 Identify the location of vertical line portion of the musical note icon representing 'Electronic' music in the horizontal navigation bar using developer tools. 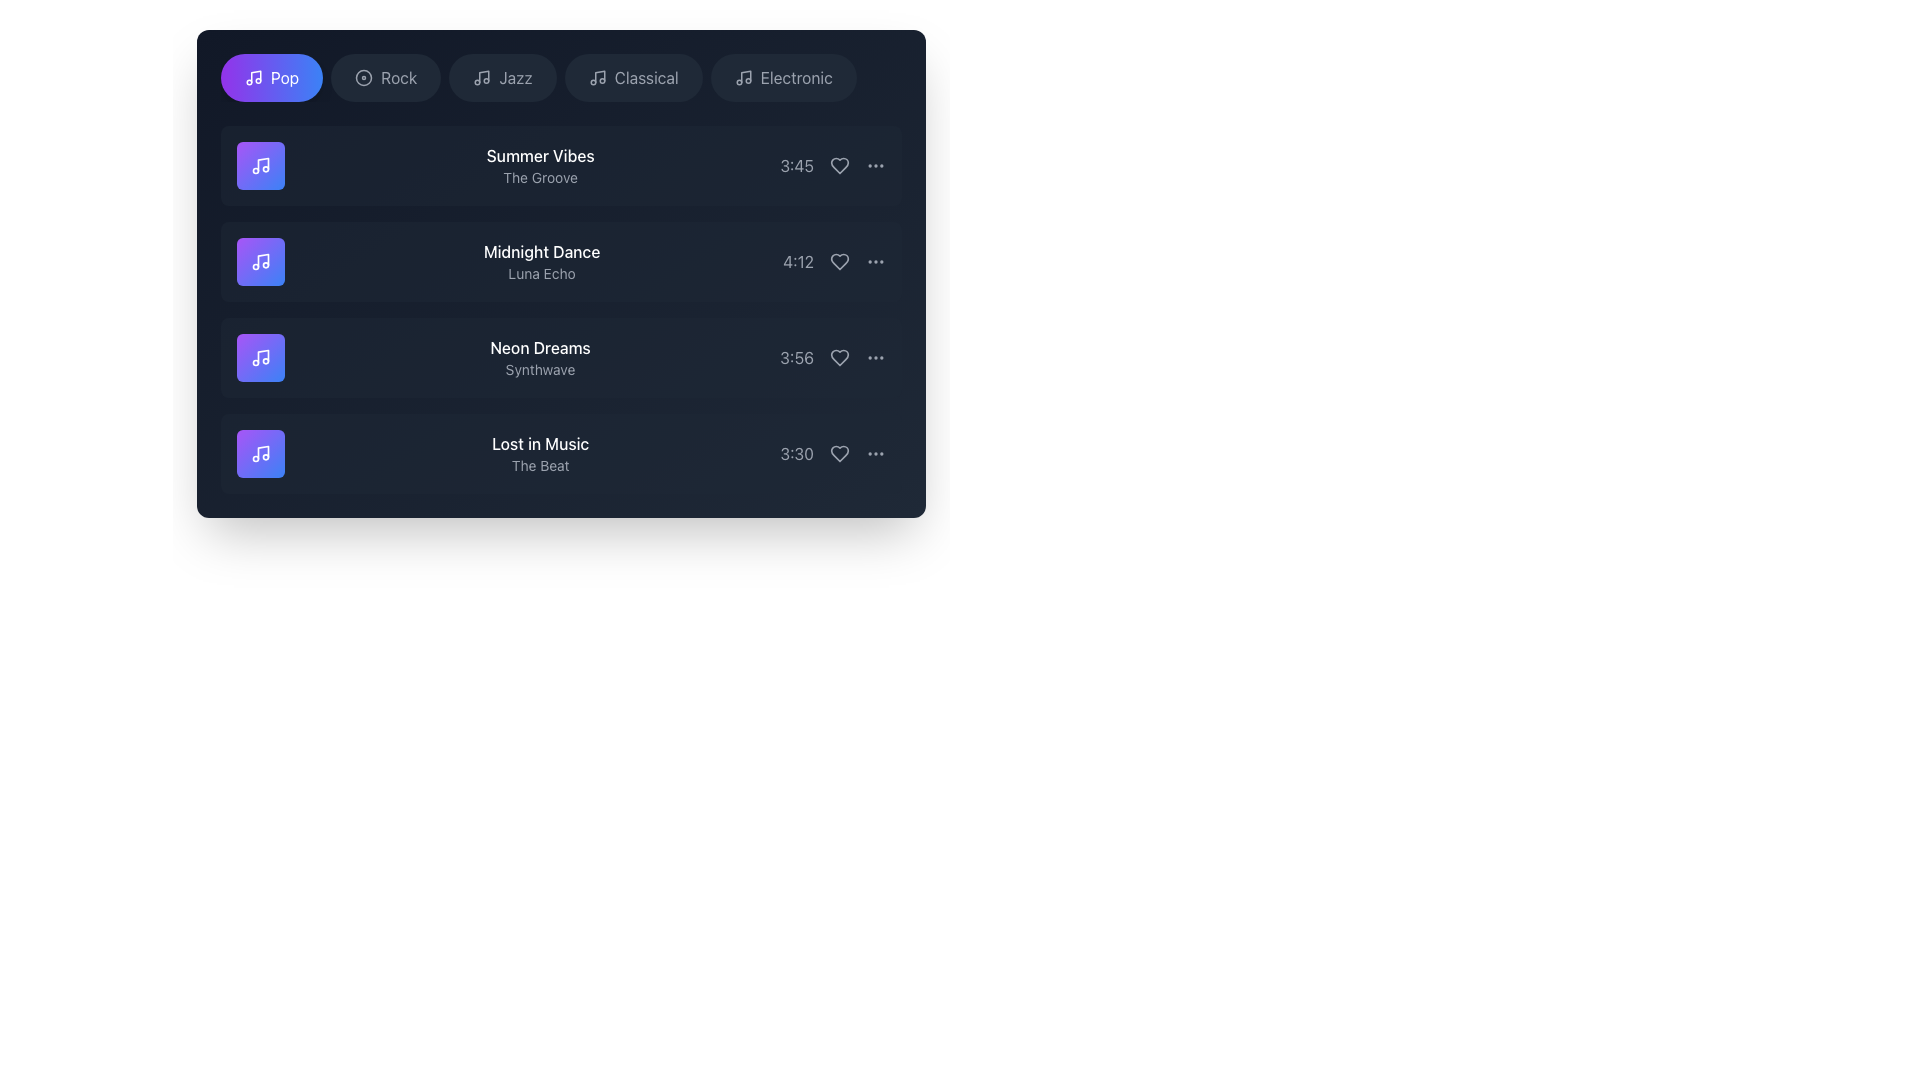
(744, 75).